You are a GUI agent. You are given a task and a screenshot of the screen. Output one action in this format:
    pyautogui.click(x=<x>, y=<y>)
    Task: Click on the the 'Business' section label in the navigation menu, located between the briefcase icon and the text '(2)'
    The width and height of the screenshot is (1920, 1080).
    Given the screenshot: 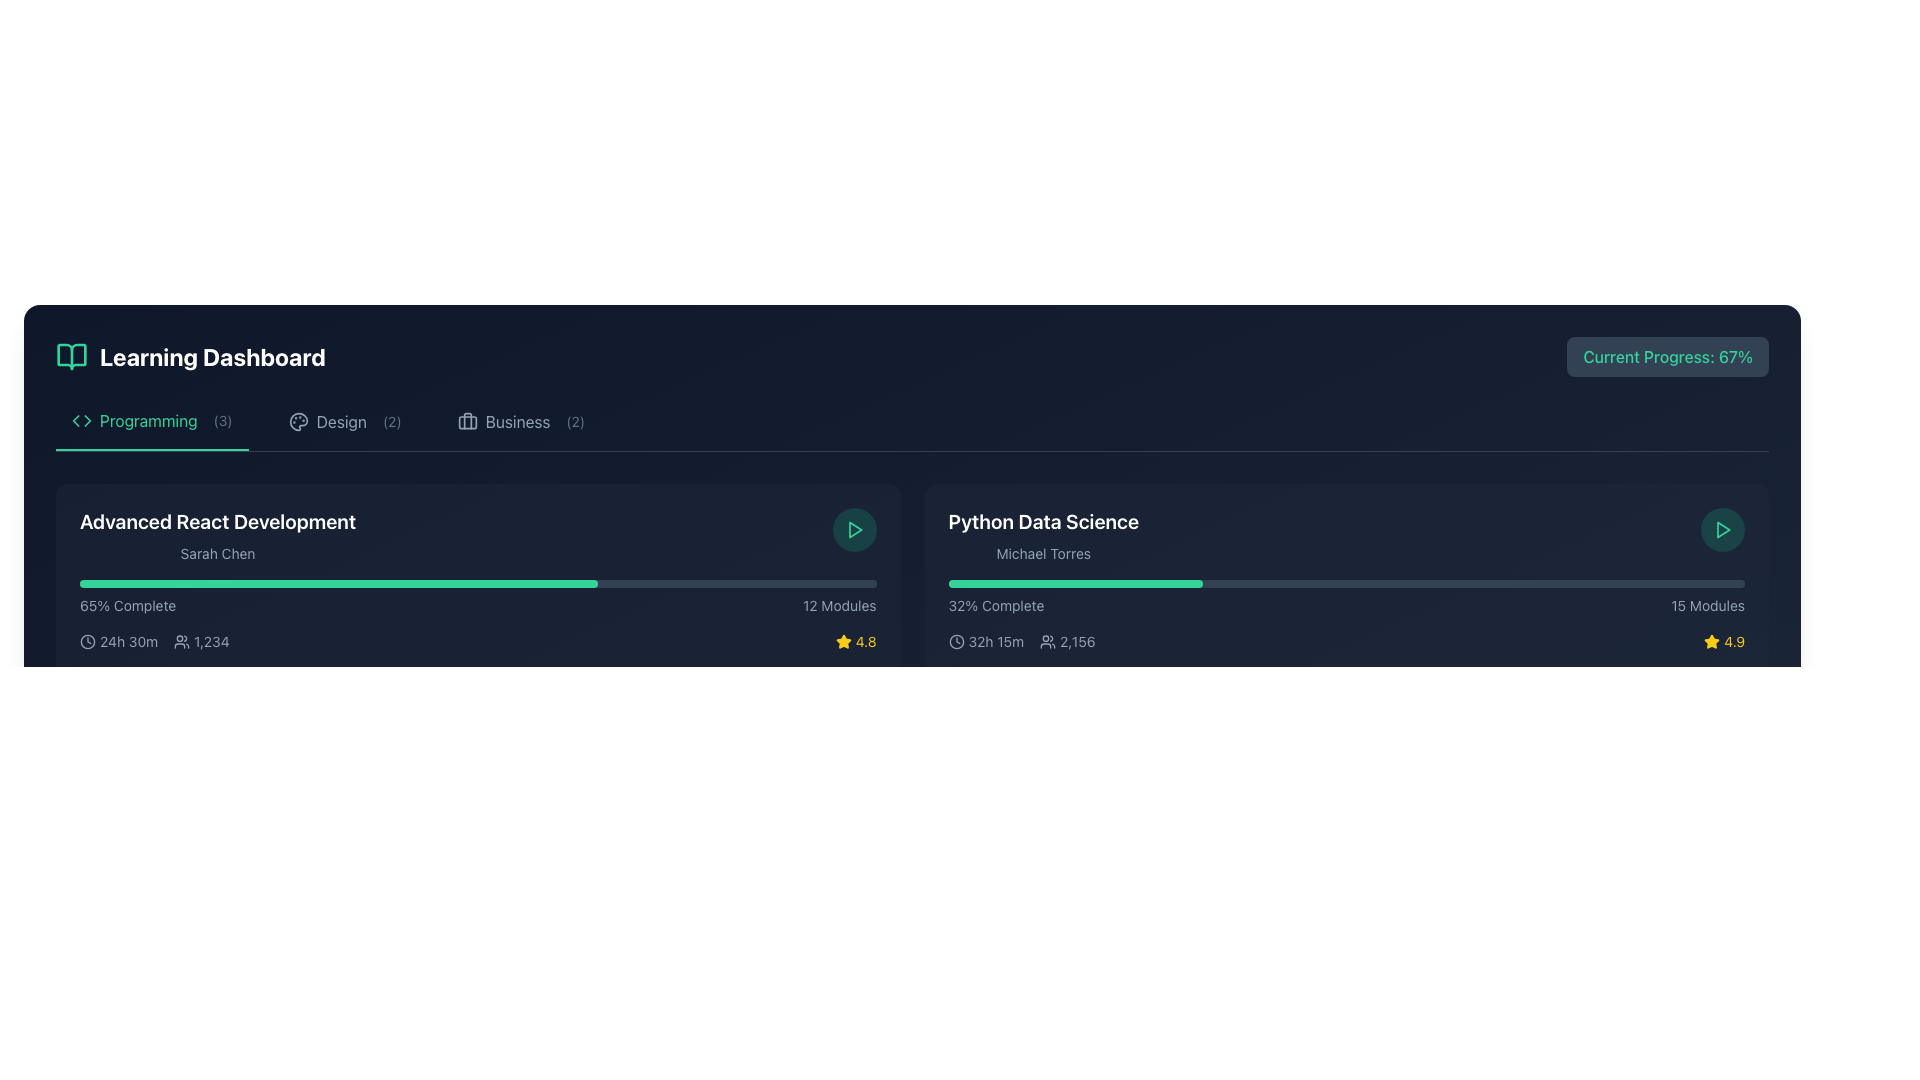 What is the action you would take?
    pyautogui.click(x=518, y=420)
    